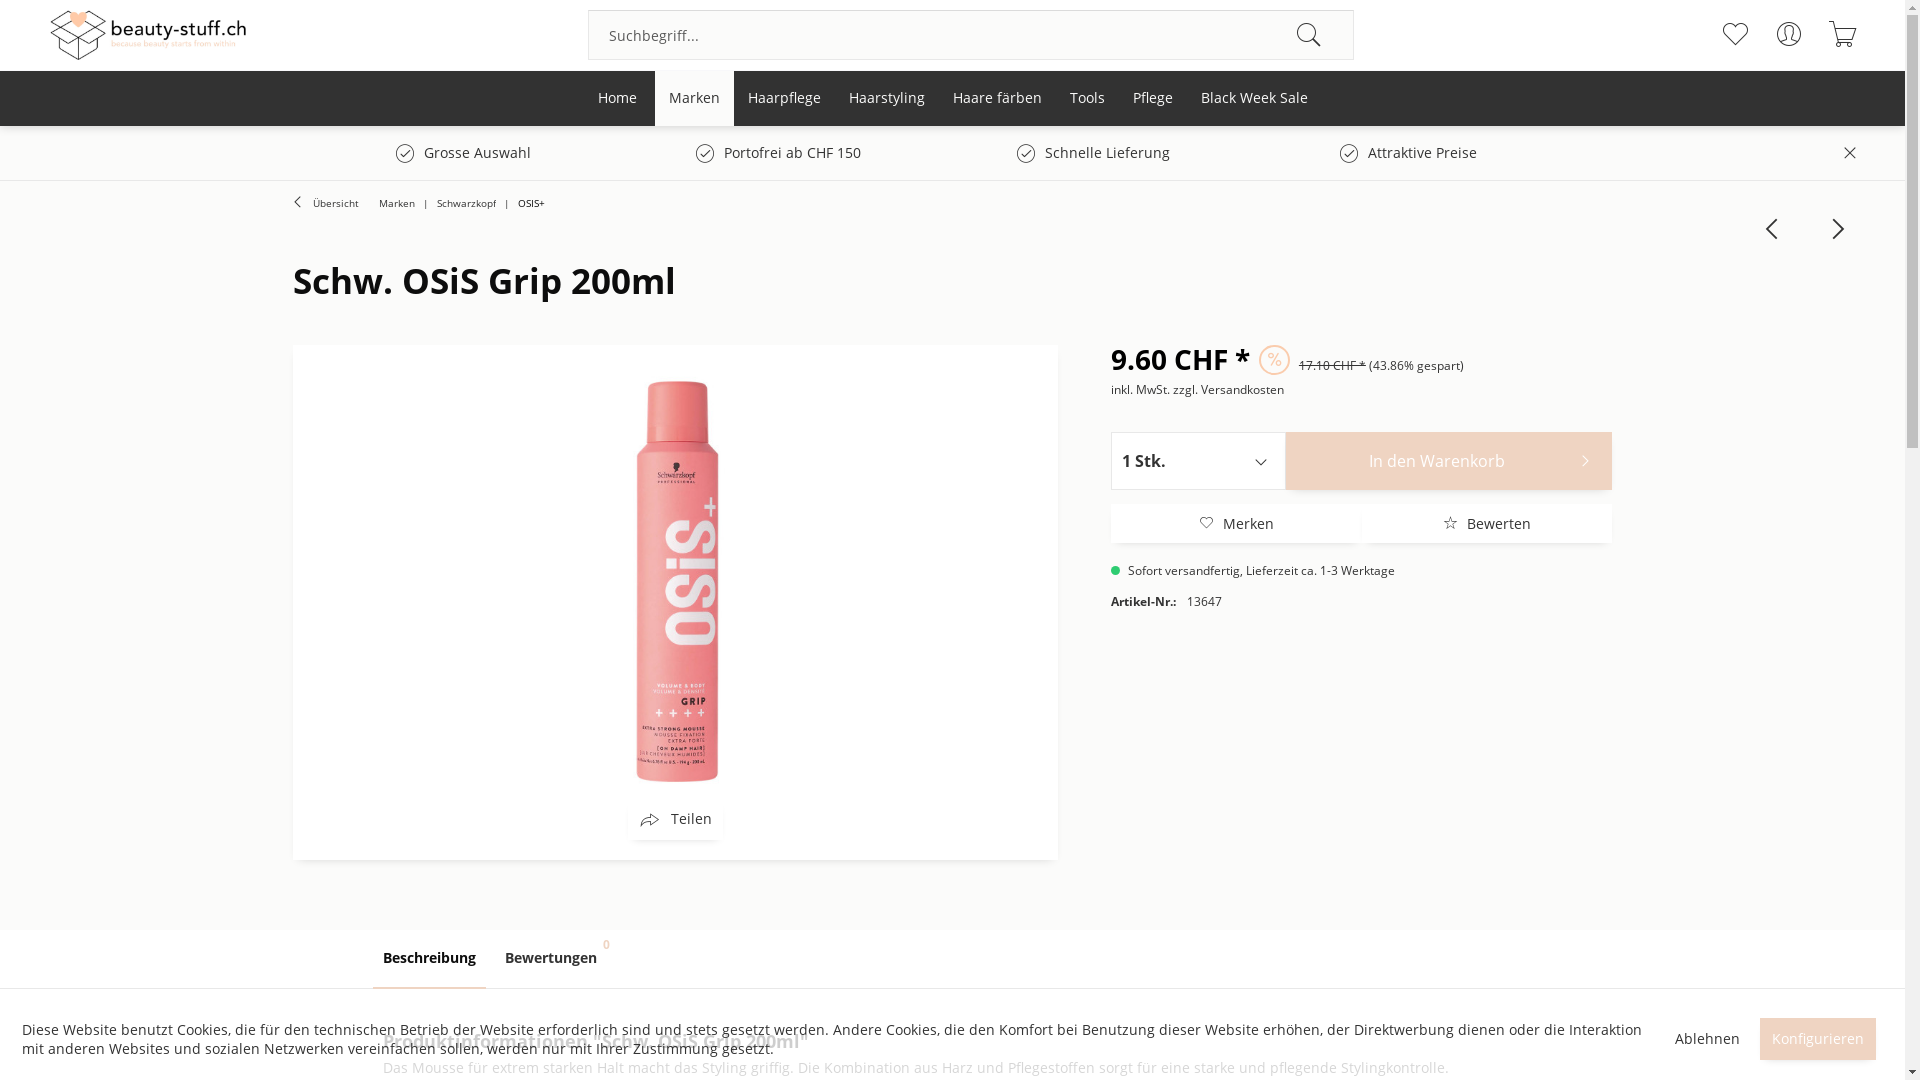 This screenshot has height=1080, width=1920. What do you see at coordinates (1227, 389) in the screenshot?
I see `'zzgl. Versandkosten'` at bounding box center [1227, 389].